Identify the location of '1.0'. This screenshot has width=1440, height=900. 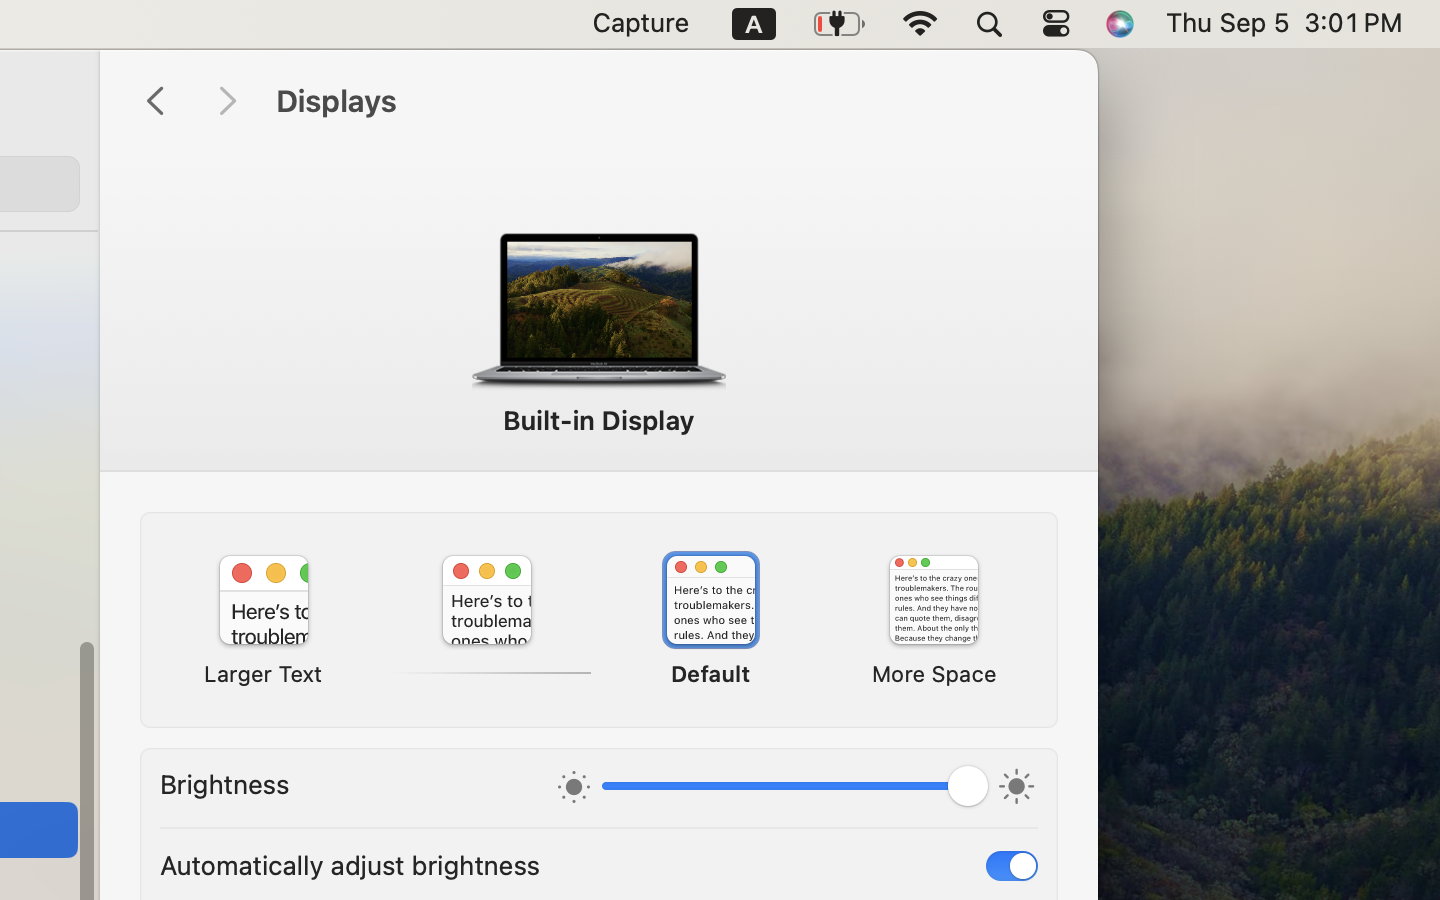
(795, 790).